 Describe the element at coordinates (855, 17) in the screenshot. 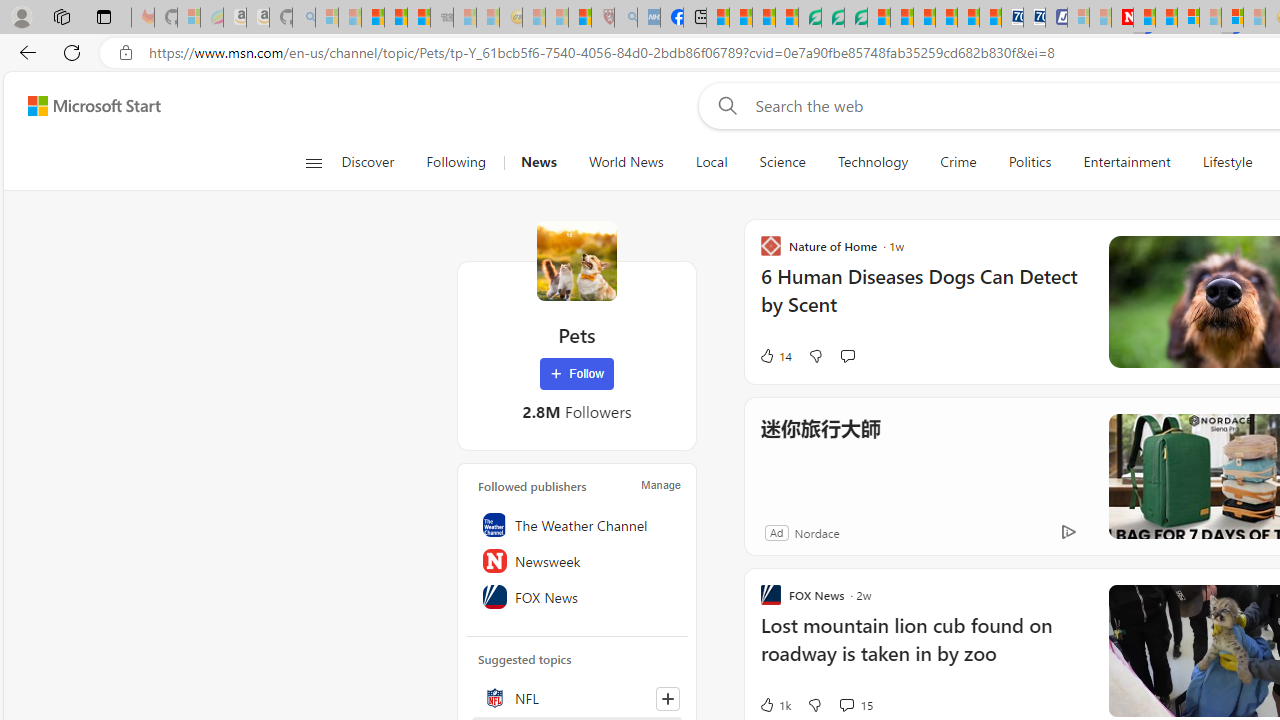

I see `'Microsoft Word - consumer-privacy address update 2.2021'` at that location.